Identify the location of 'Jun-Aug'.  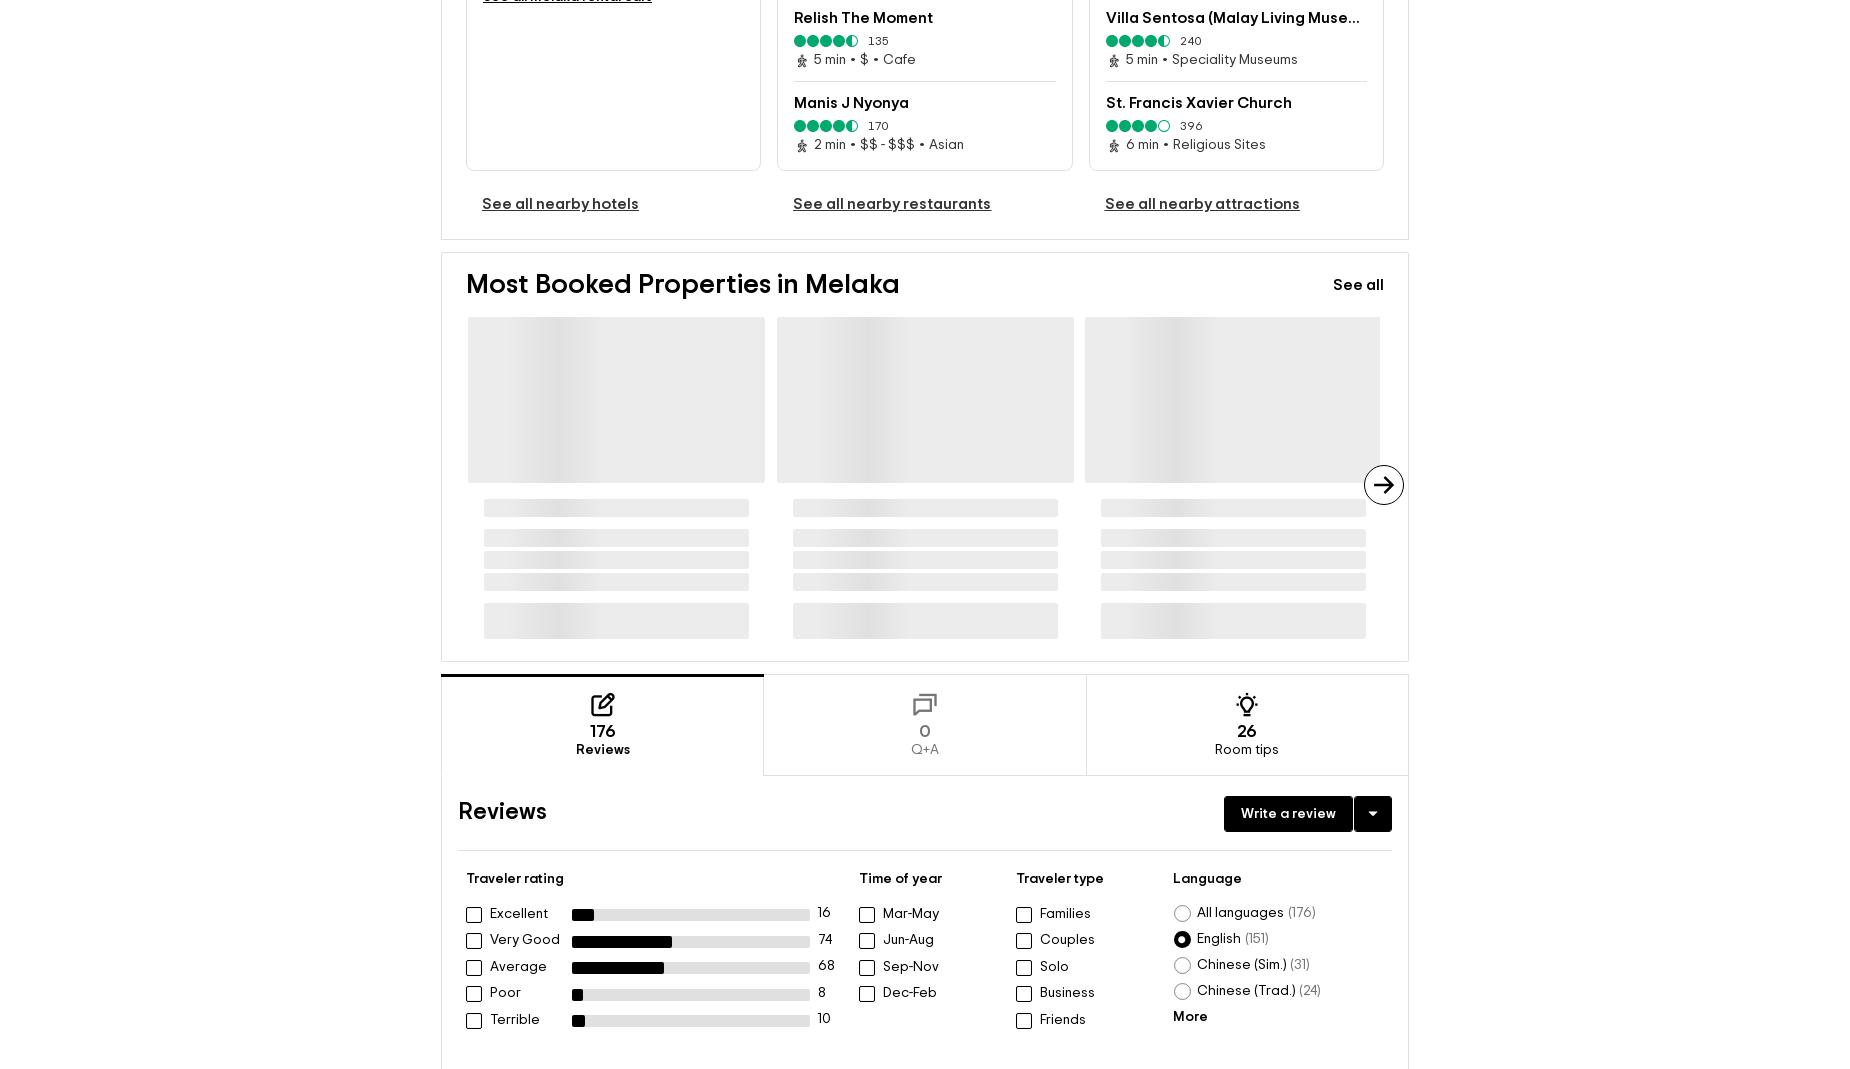
(907, 938).